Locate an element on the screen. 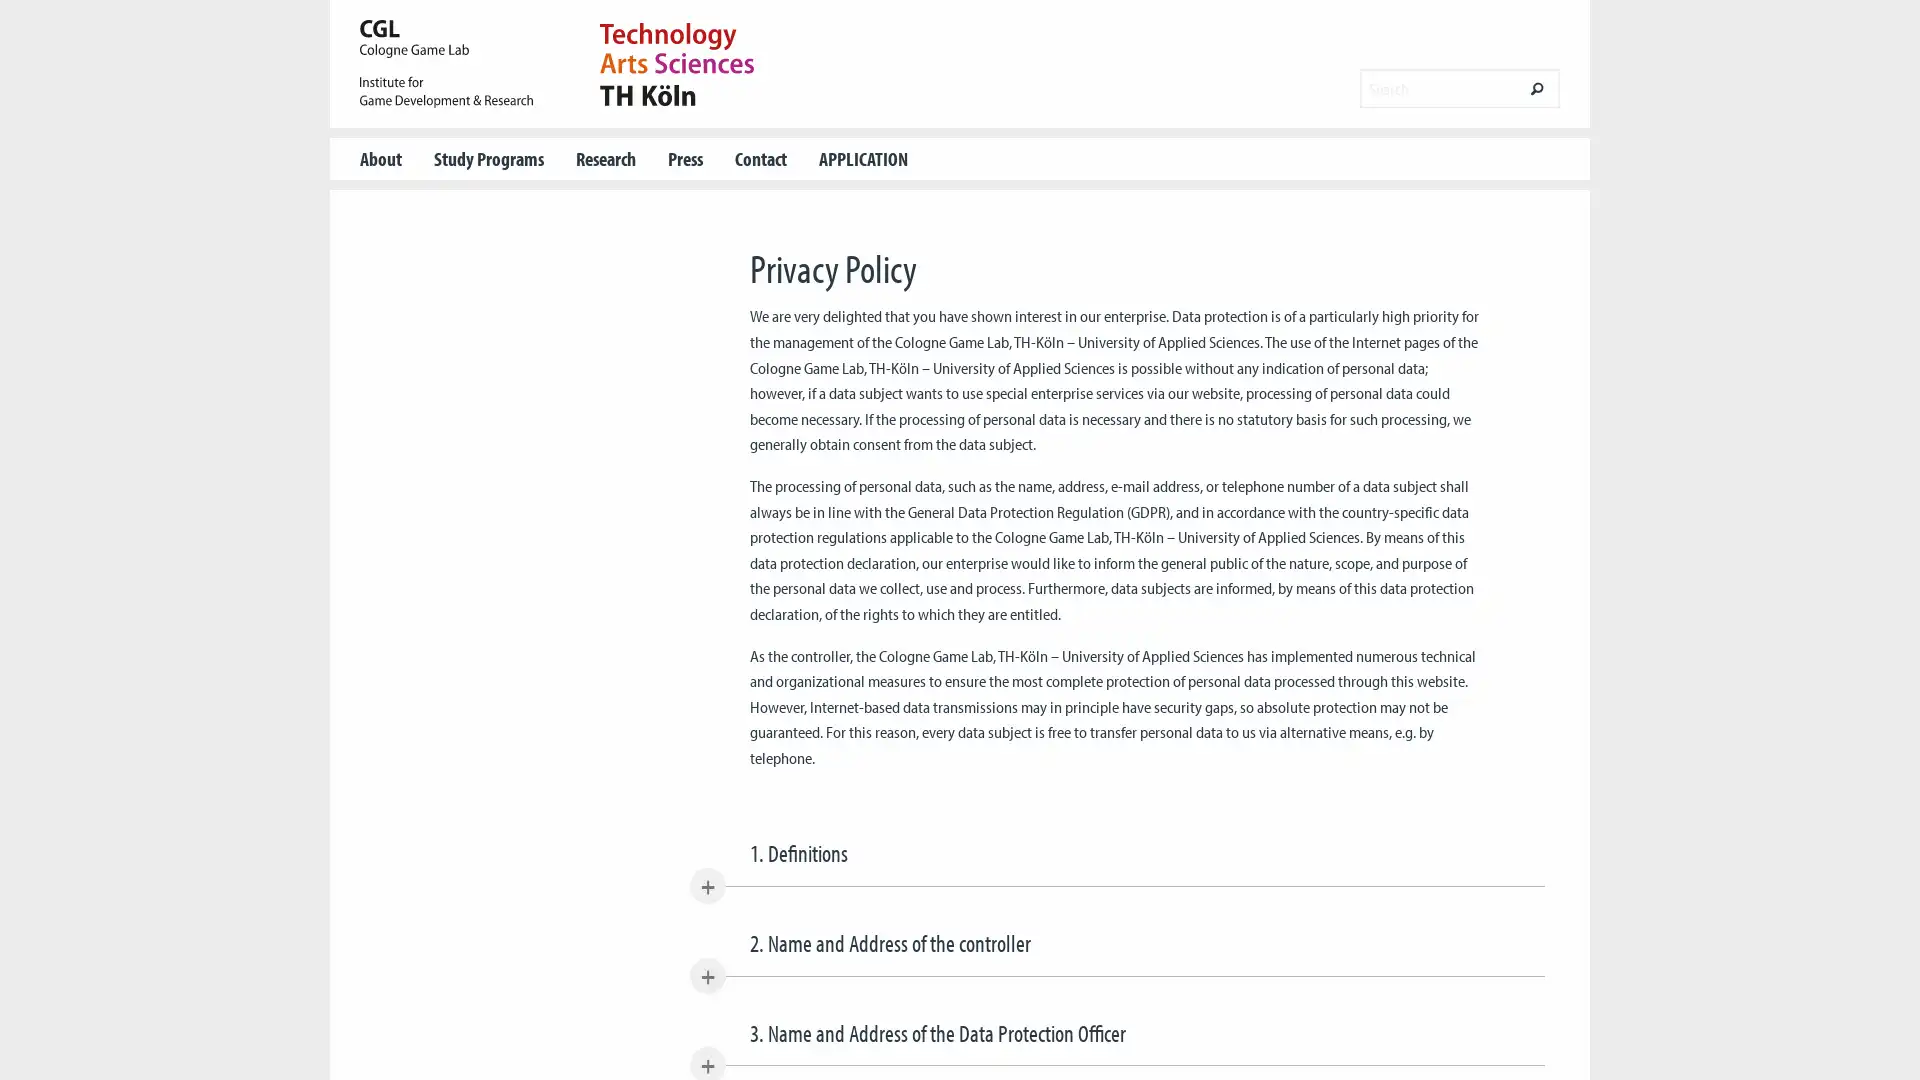 Image resolution: width=1920 pixels, height=1080 pixels. 3. Name and Address of the Data Protection Officer + is located at coordinates (1115, 1040).